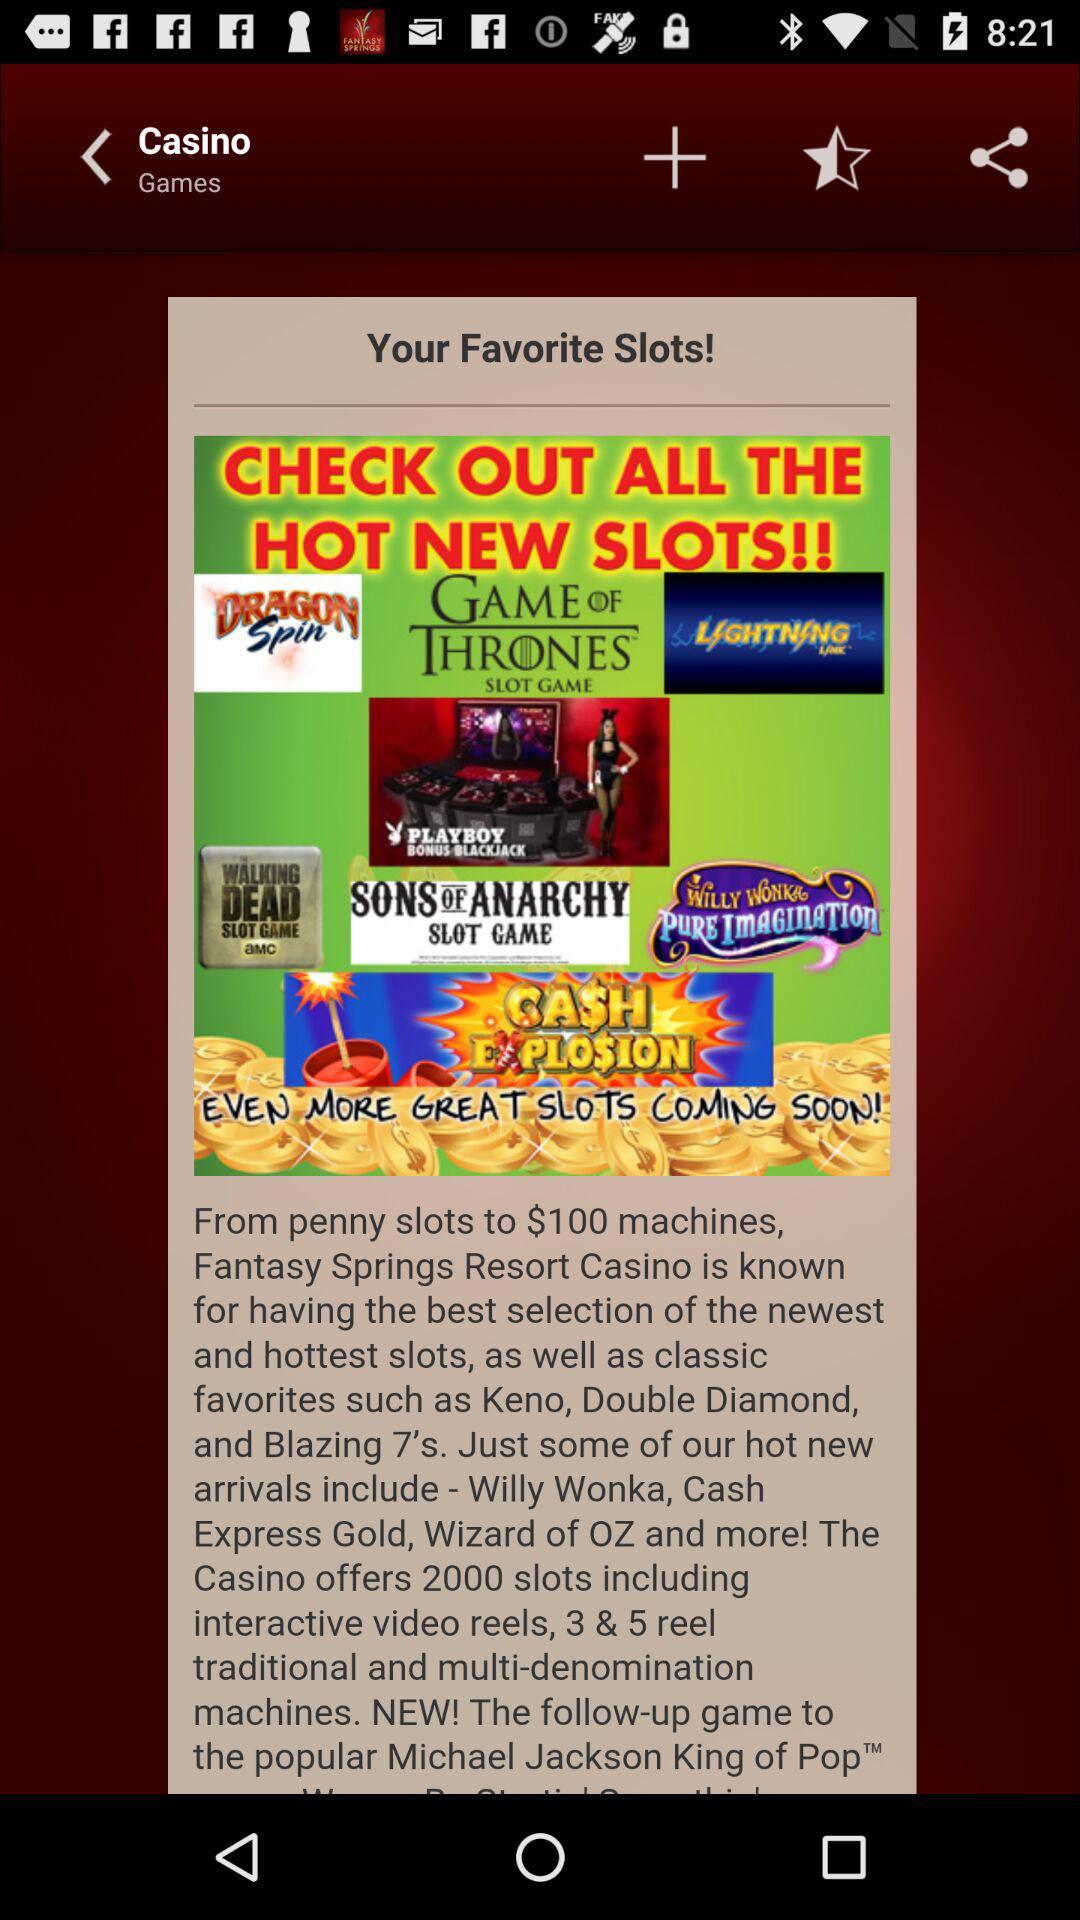  Describe the element at coordinates (837, 156) in the screenshot. I see `favourite` at that location.